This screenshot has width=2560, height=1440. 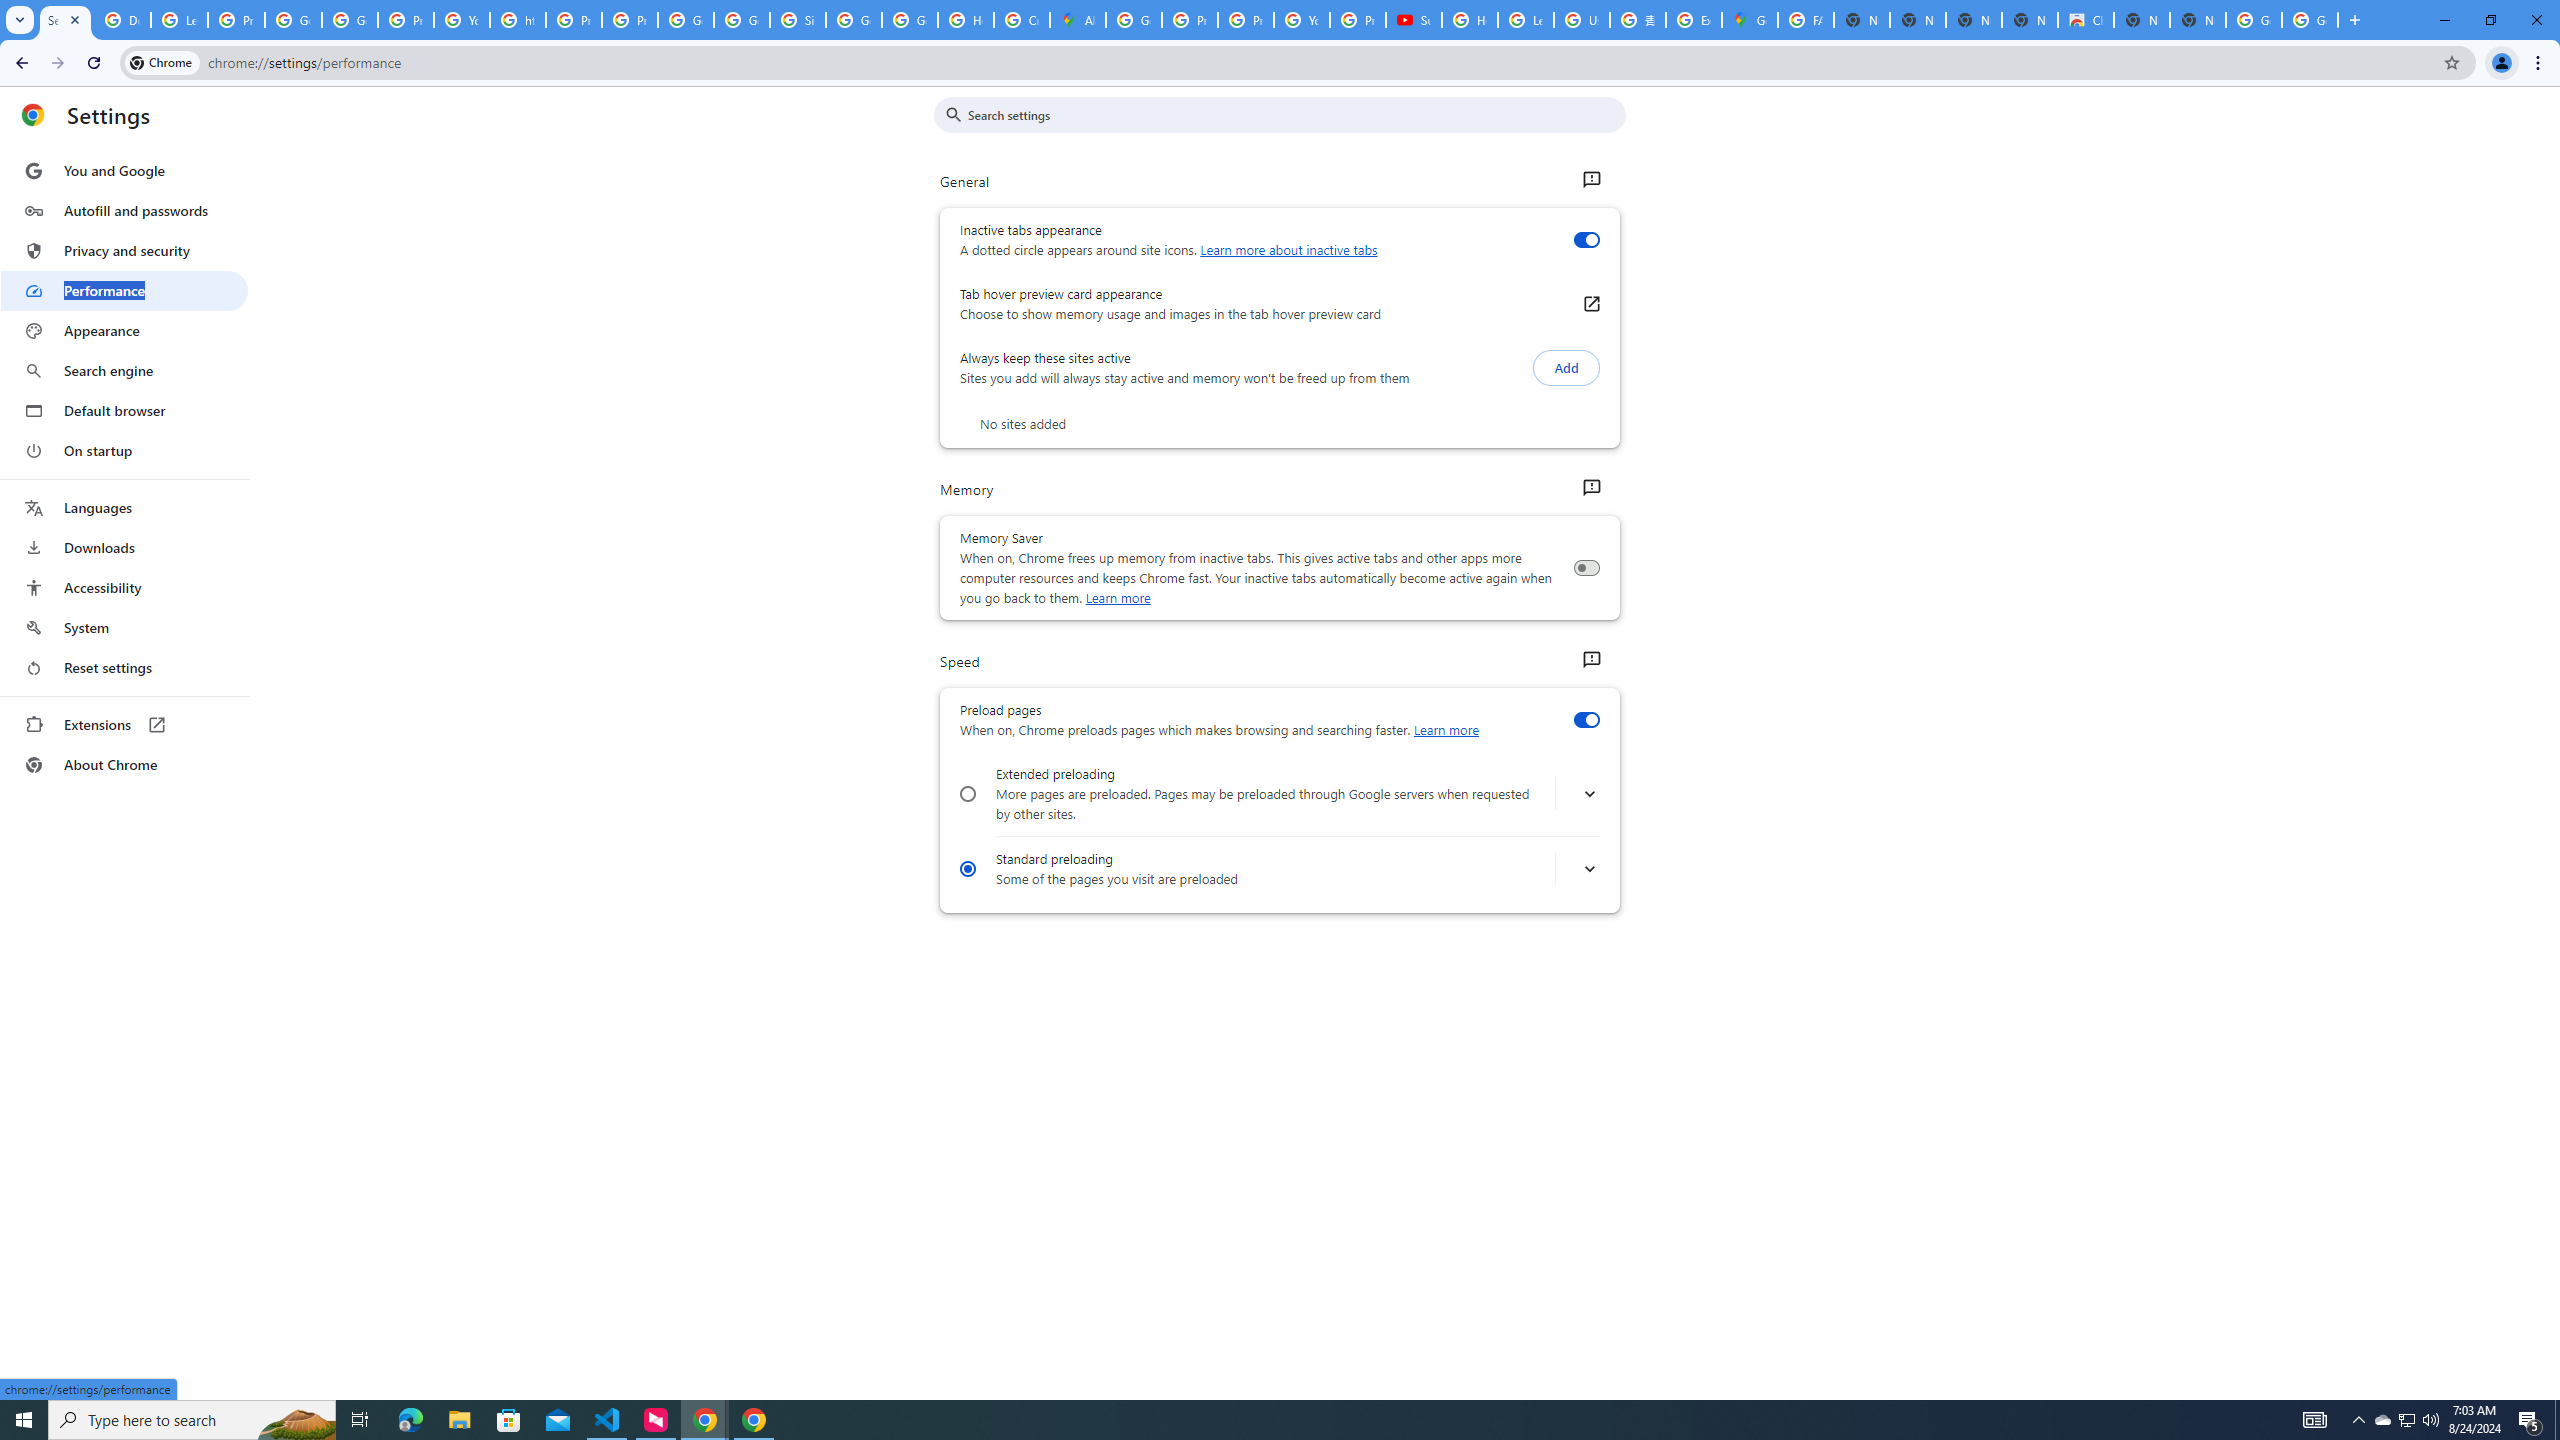 What do you see at coordinates (1590, 180) in the screenshot?
I see `'General'` at bounding box center [1590, 180].